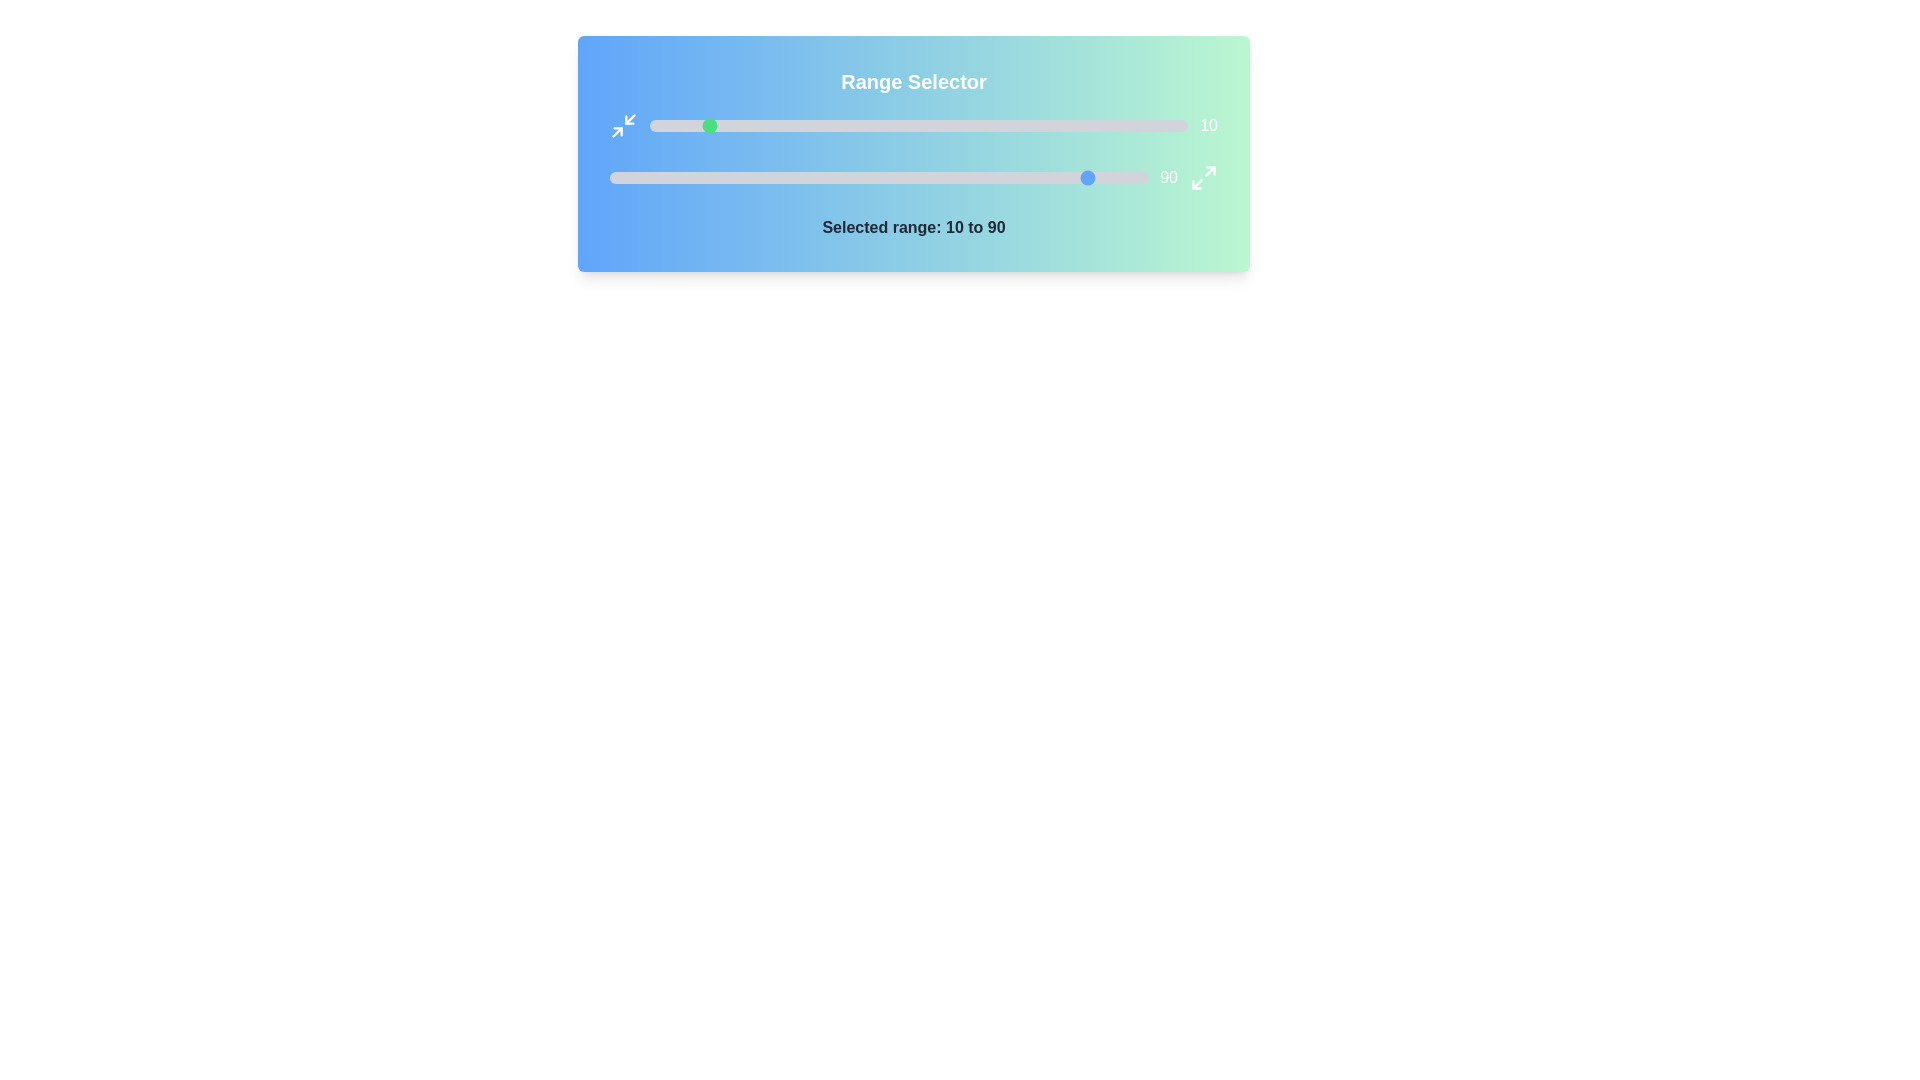 Image resolution: width=1920 pixels, height=1080 pixels. Describe the element at coordinates (1203, 176) in the screenshot. I see `the icon button located at the far right of the horizontal layout` at that location.